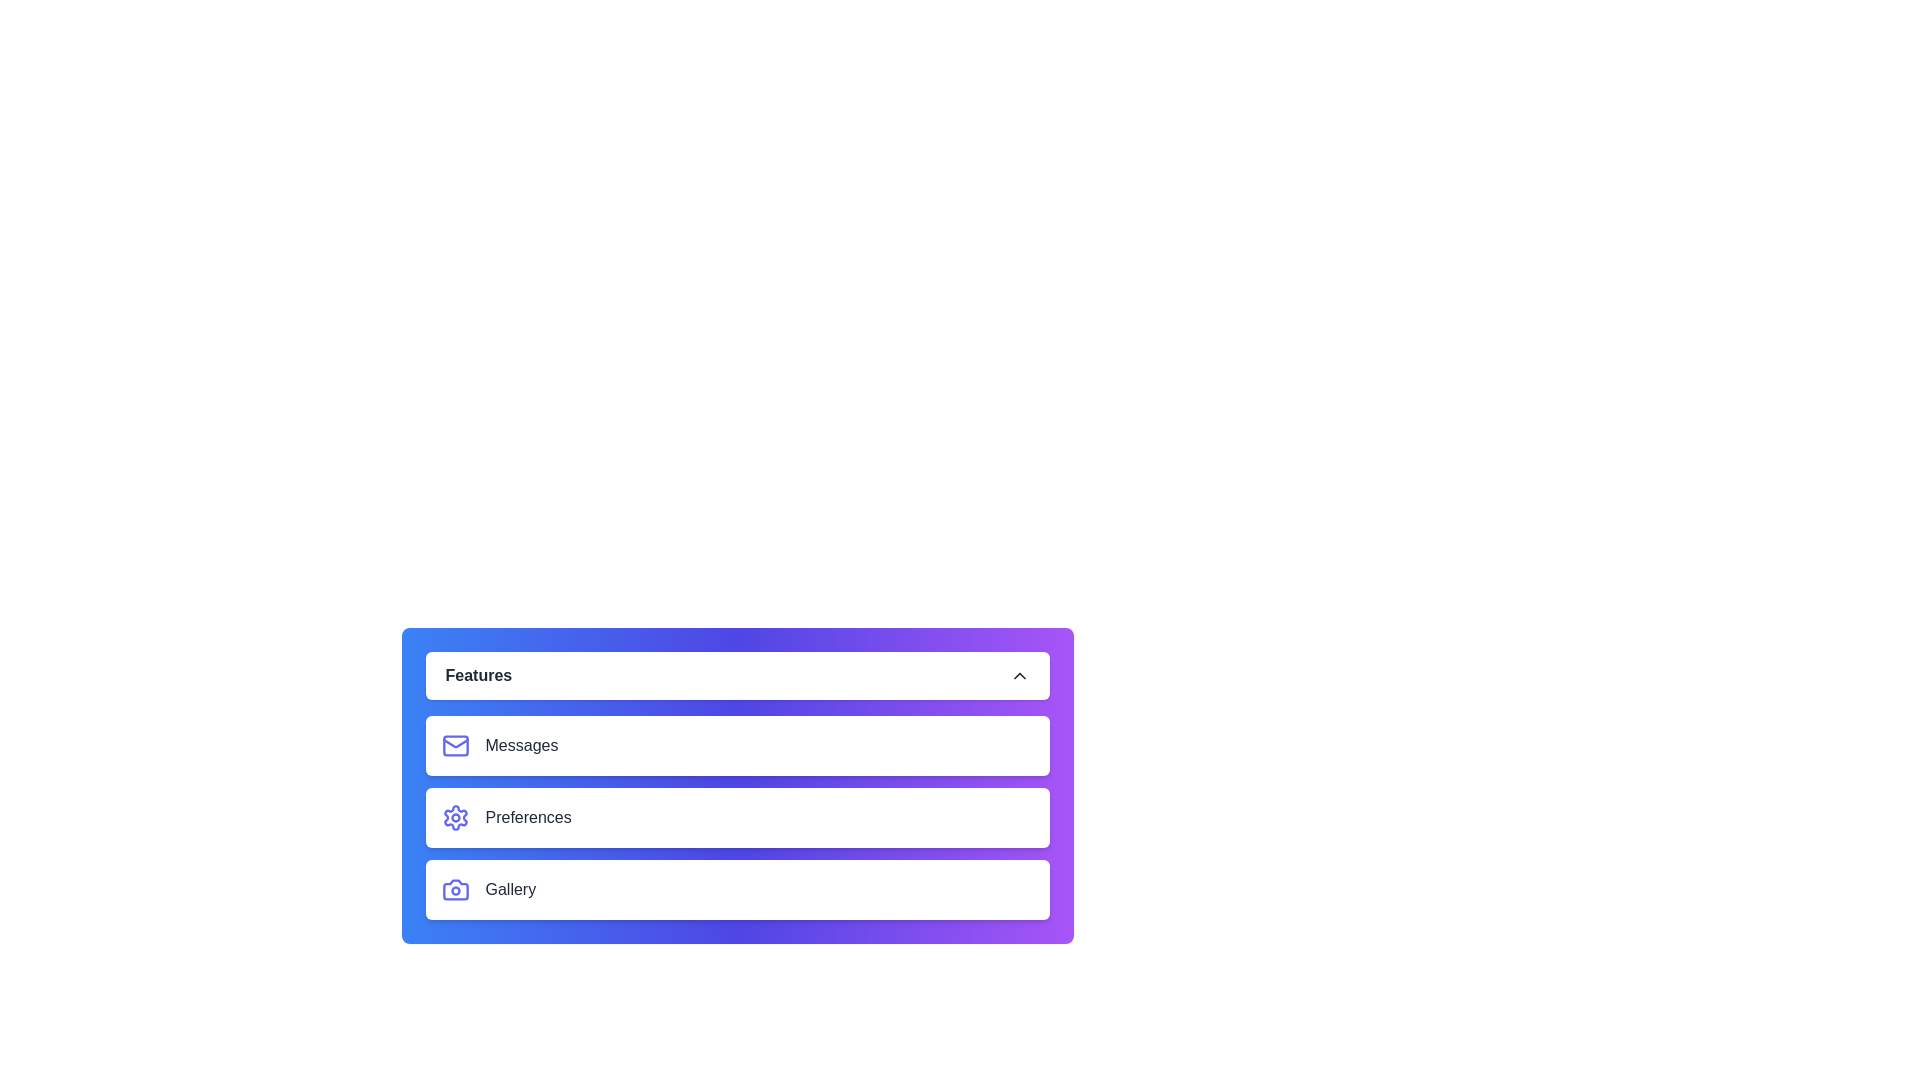 The image size is (1920, 1080). Describe the element at coordinates (736, 817) in the screenshot. I see `the menu item labeled Preferences to inspect its icon` at that location.